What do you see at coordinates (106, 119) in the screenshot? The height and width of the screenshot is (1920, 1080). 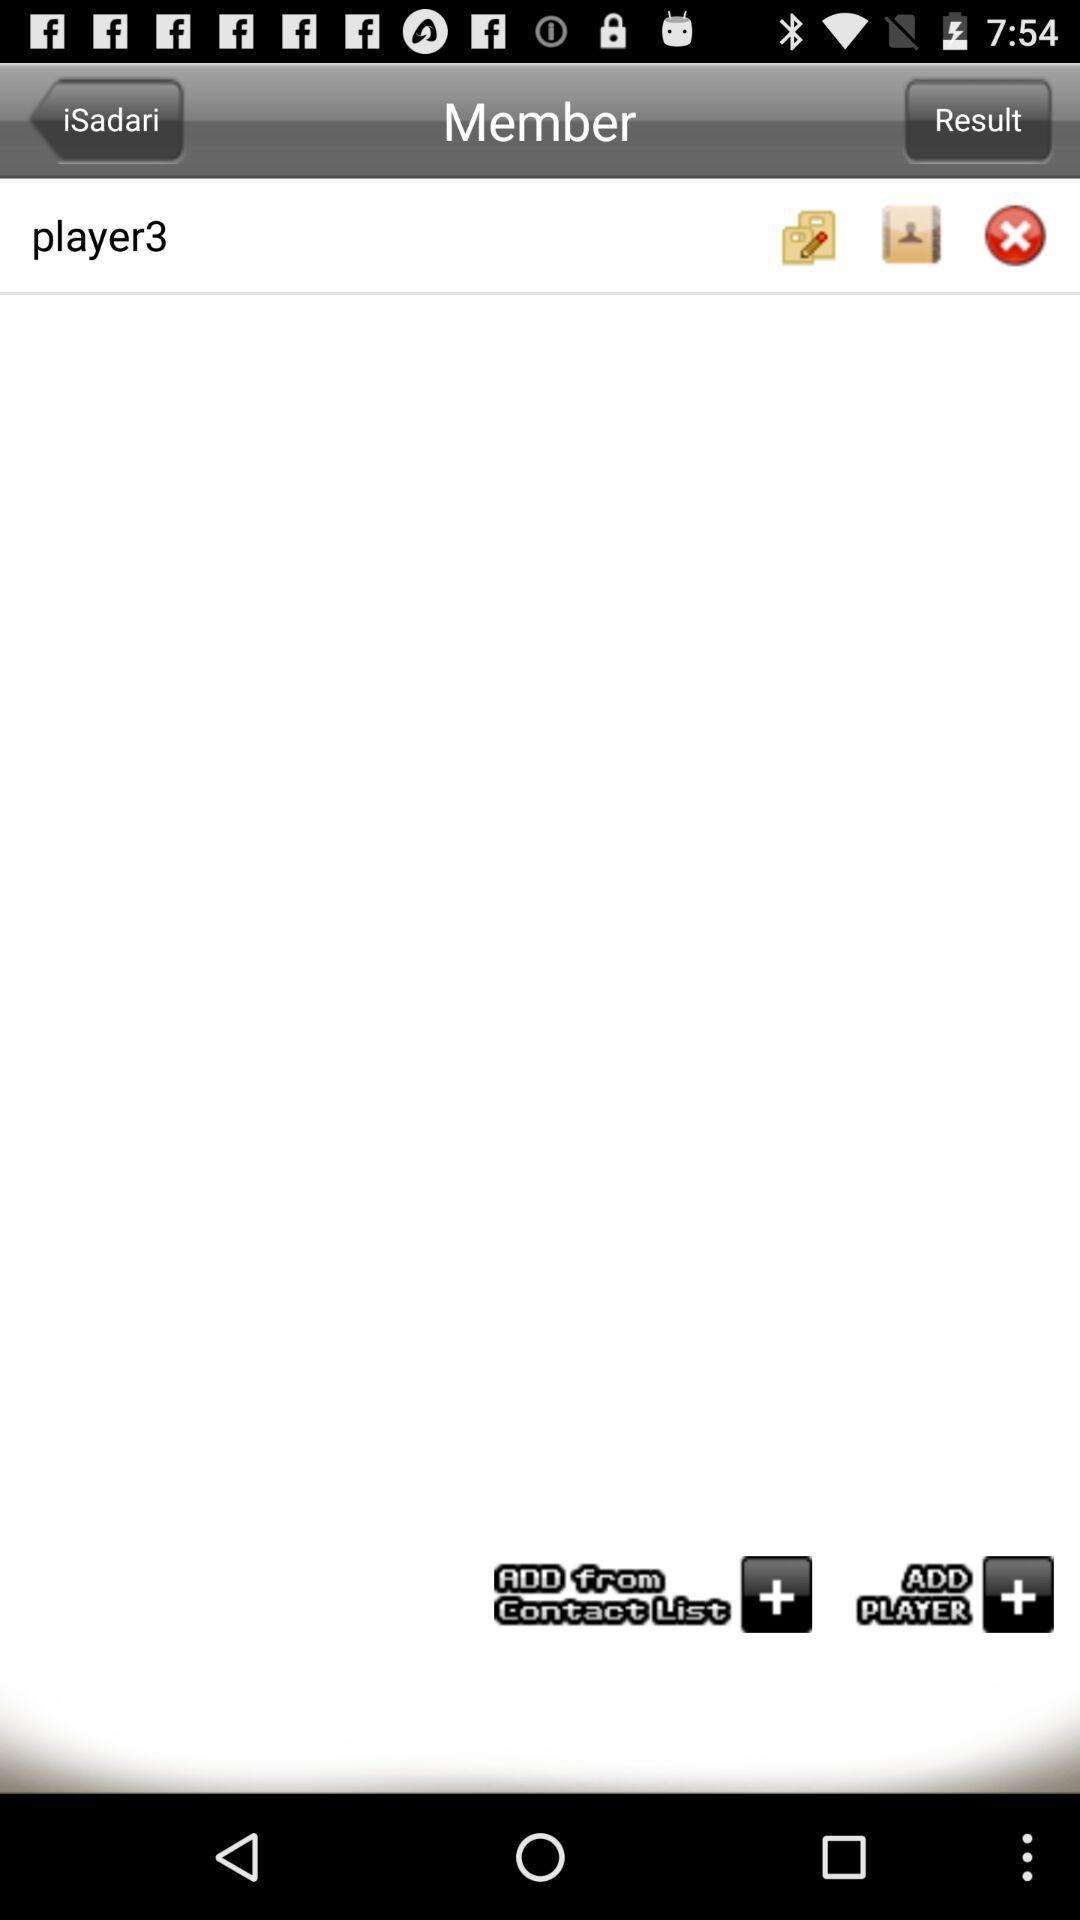 I see `app to the left of member icon` at bounding box center [106, 119].